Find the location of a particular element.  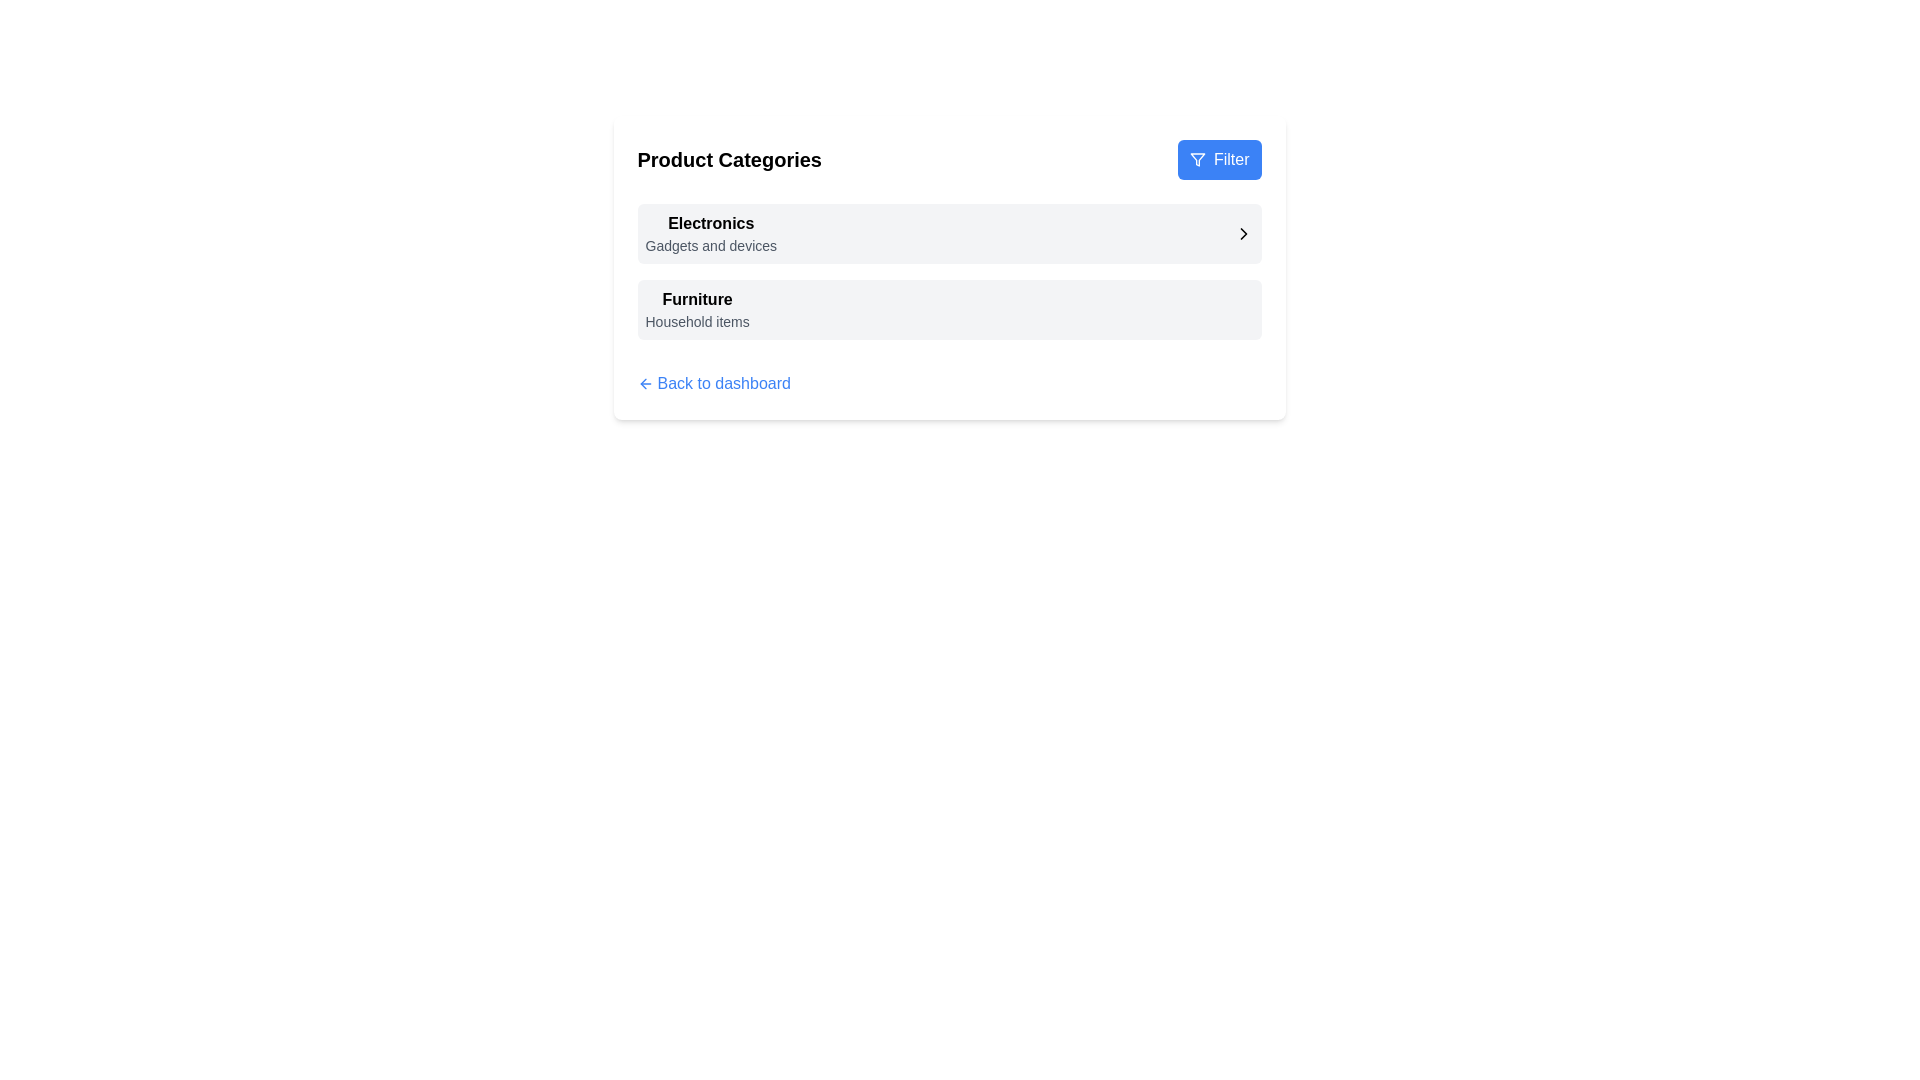

the 'Furniture' category text label, which is located beneath the 'Electronics' entry in the categorized list is located at coordinates (697, 300).